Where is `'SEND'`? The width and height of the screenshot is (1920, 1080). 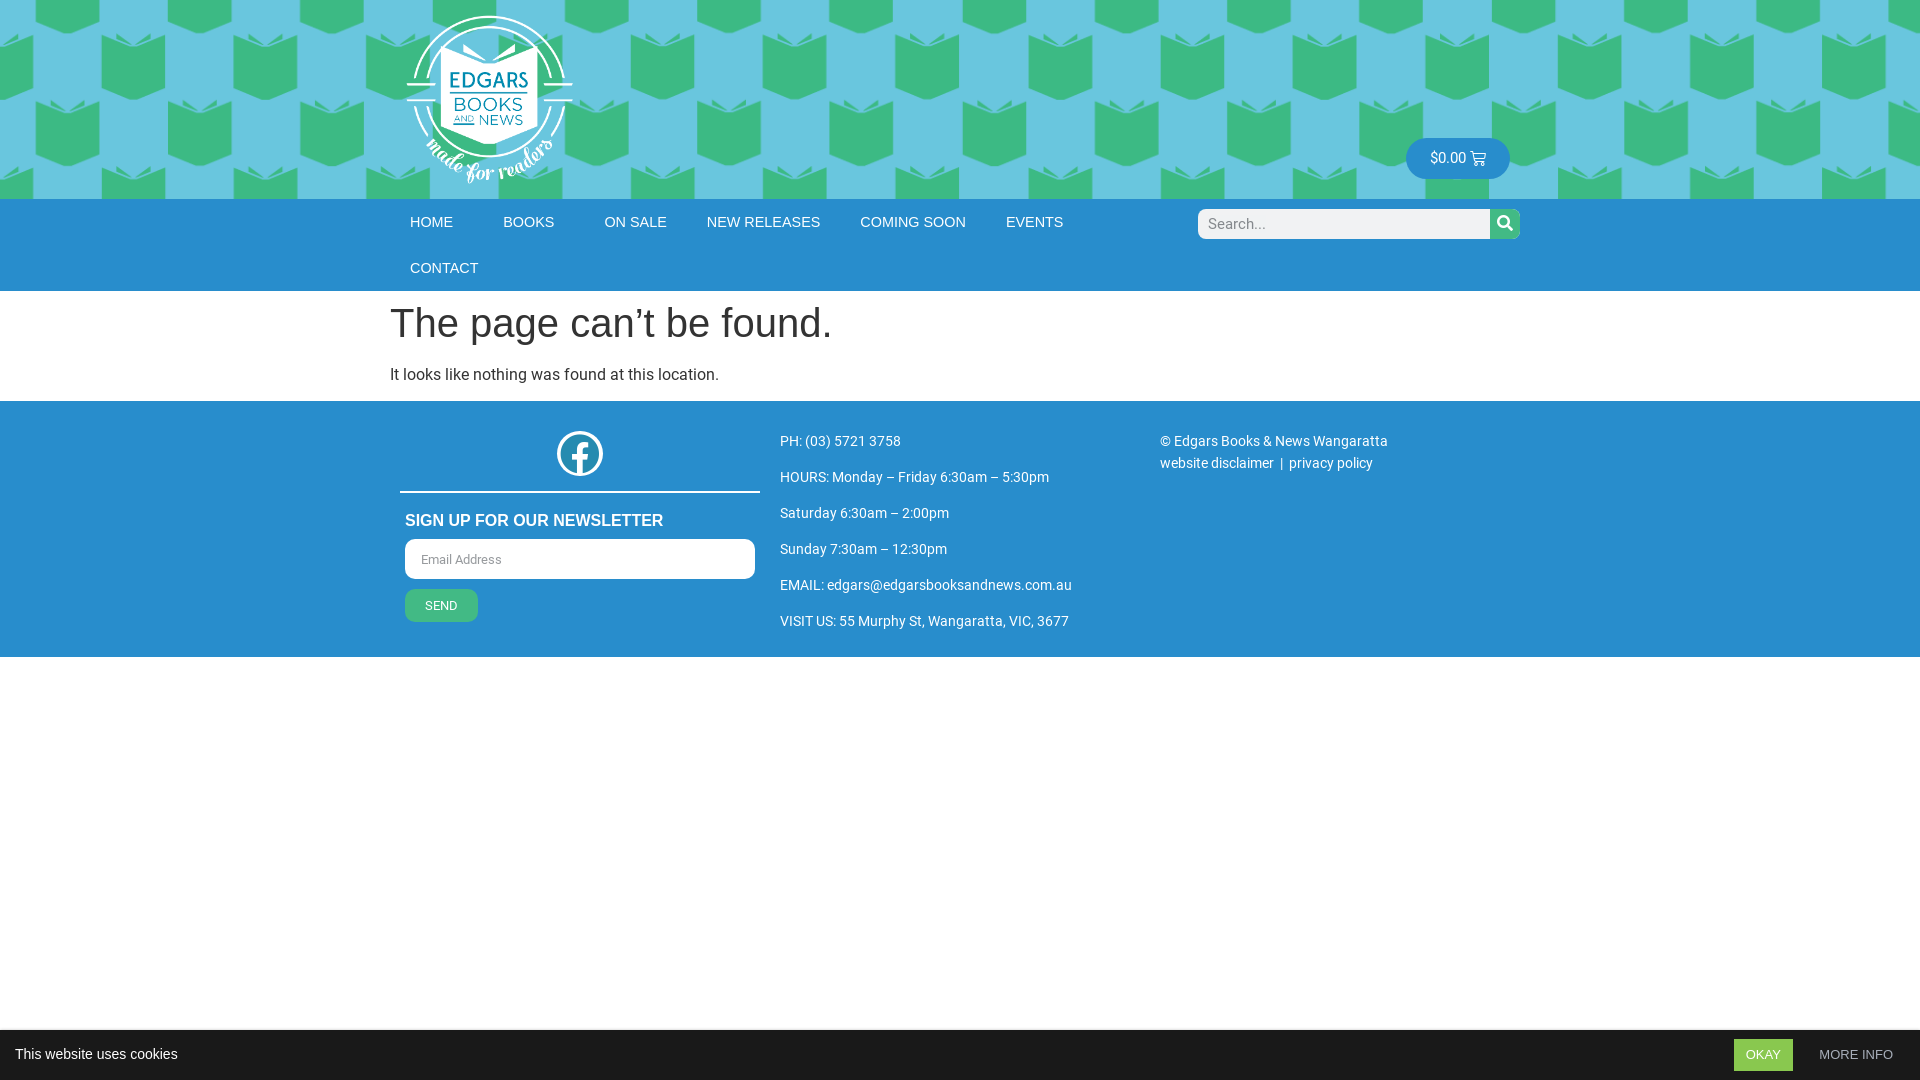
'SEND' is located at coordinates (440, 604).